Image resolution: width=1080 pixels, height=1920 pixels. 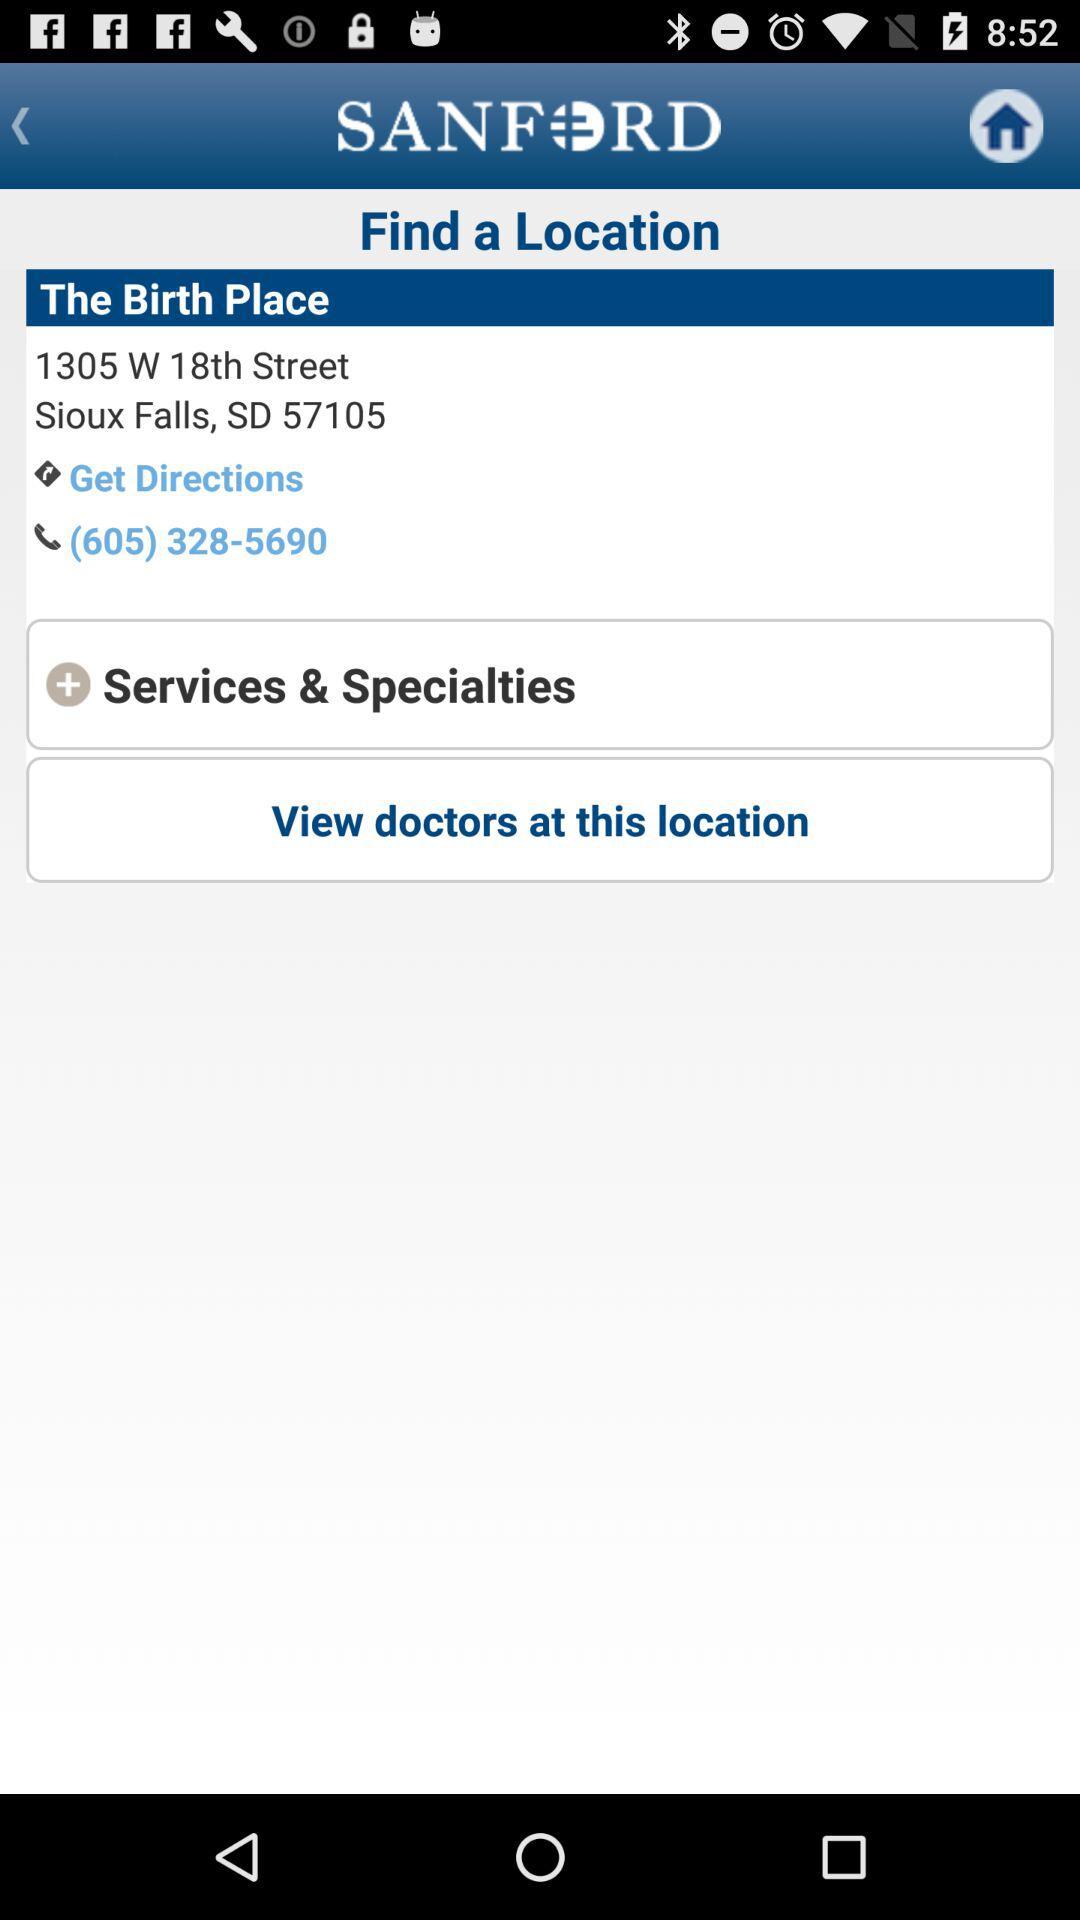 I want to click on item below the sioux falls sd app, so click(x=186, y=475).